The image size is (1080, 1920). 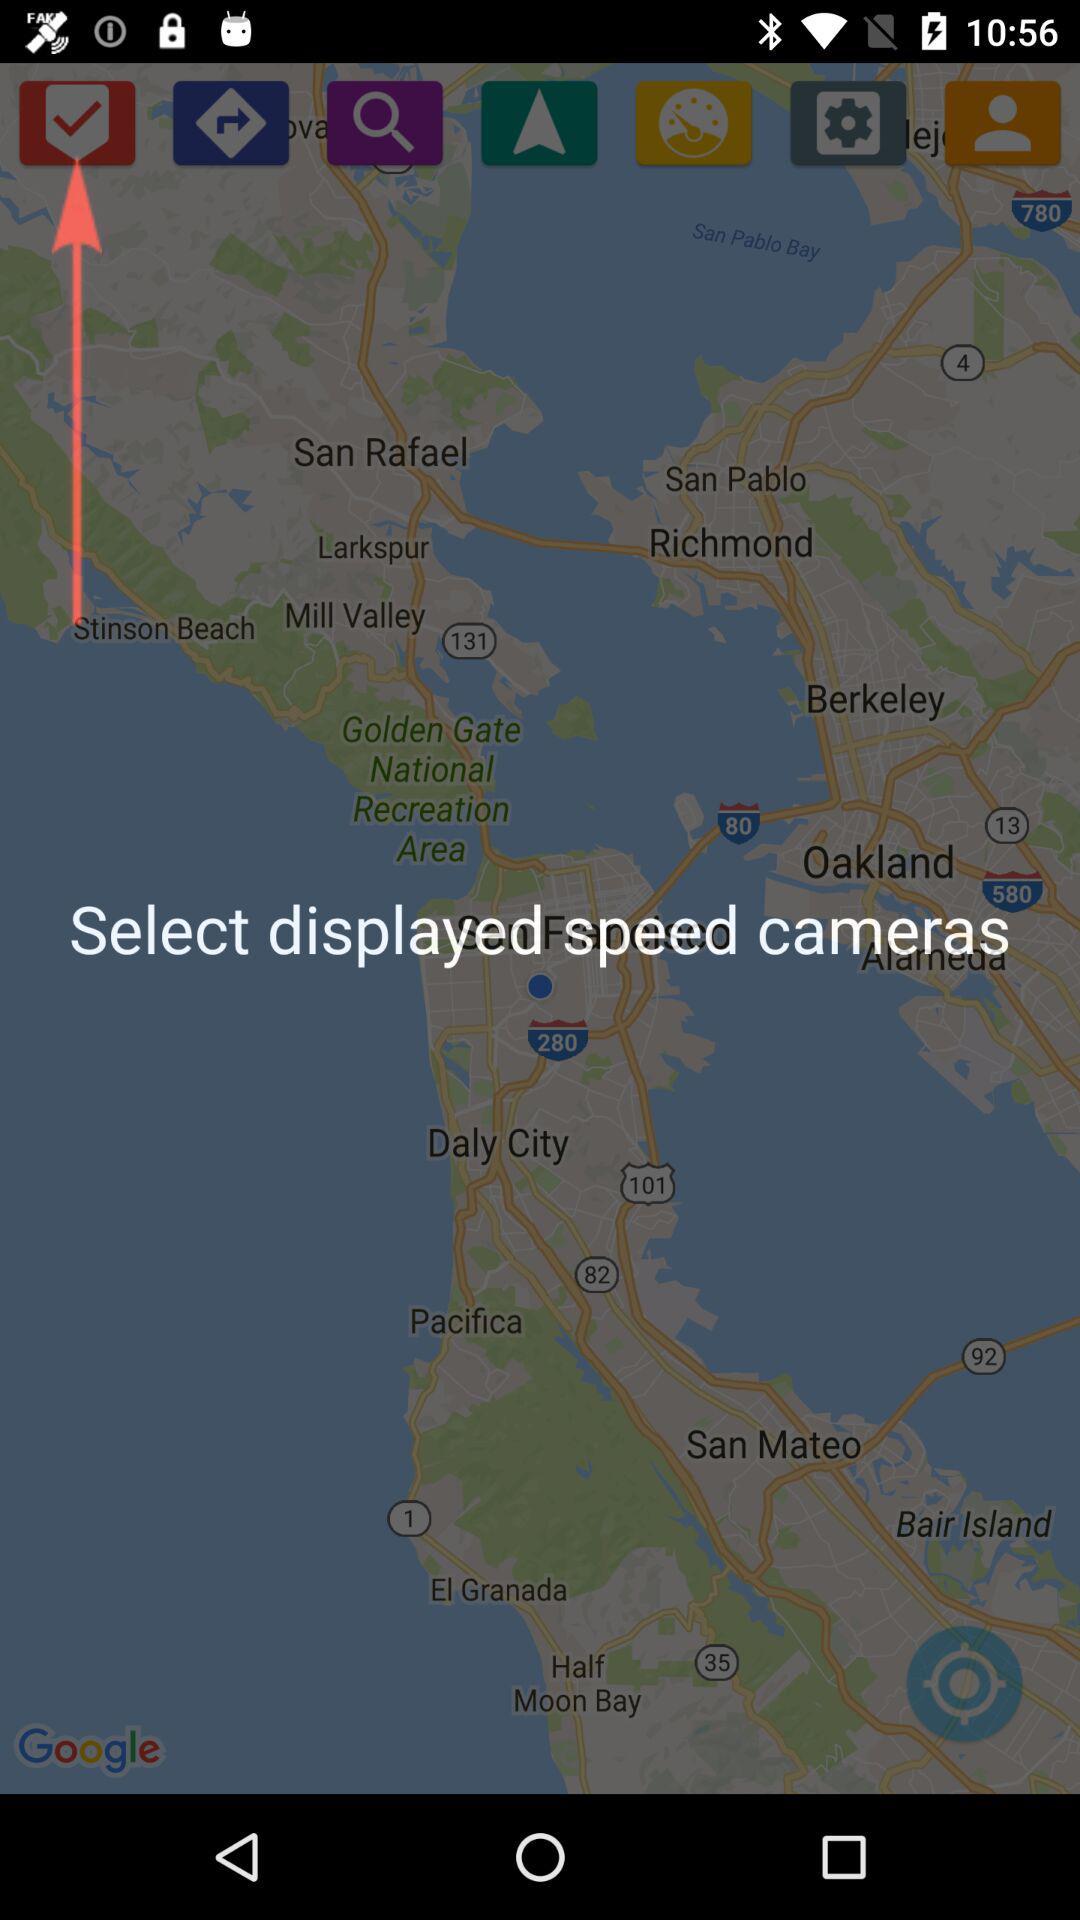 I want to click on app above select displayed speed app, so click(x=229, y=121).